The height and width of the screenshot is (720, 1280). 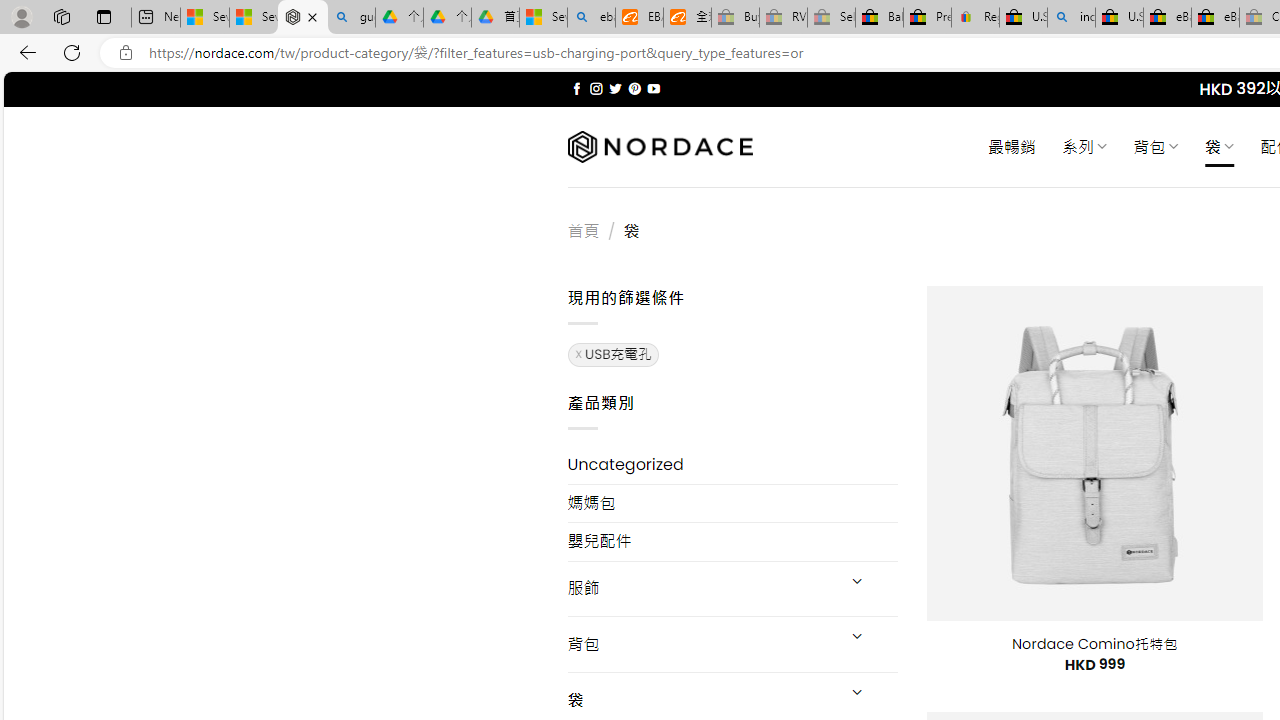 I want to click on 'Follow on Pinterest', so click(x=633, y=88).